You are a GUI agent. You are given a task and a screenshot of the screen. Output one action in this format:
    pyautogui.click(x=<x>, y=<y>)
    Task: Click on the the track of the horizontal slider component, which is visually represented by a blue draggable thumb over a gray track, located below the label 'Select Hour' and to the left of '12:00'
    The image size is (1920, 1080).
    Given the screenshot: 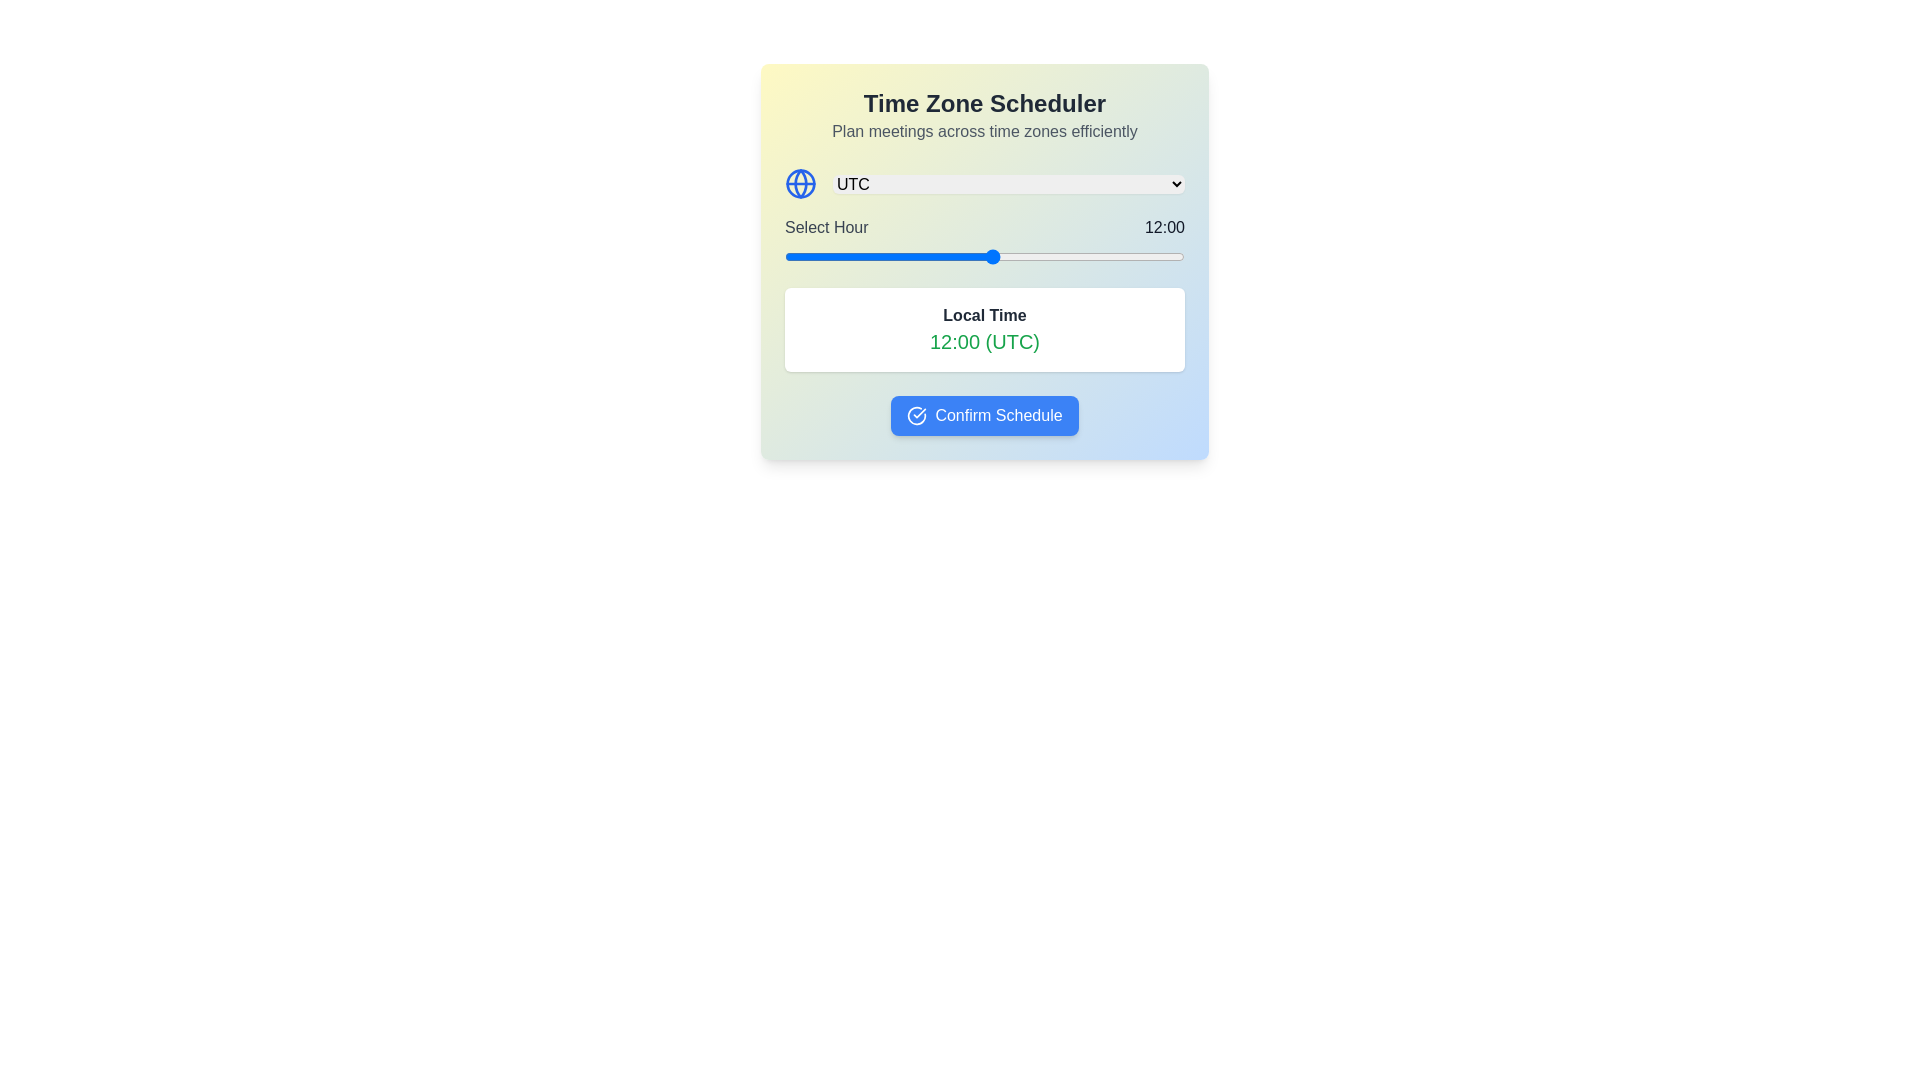 What is the action you would take?
    pyautogui.click(x=984, y=256)
    